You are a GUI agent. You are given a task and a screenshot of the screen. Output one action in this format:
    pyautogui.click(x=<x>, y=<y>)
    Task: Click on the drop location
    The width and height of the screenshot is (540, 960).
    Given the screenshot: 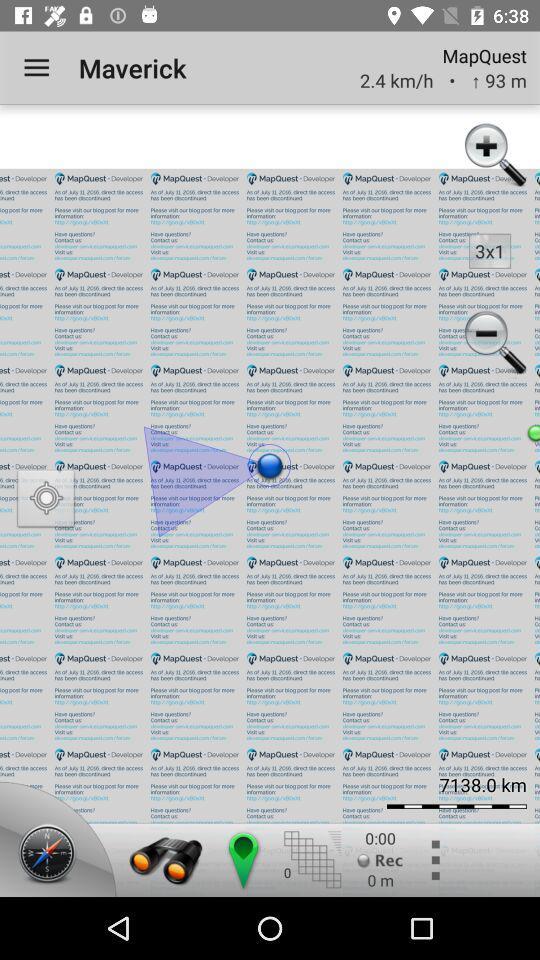 What is the action you would take?
    pyautogui.click(x=242, y=859)
    